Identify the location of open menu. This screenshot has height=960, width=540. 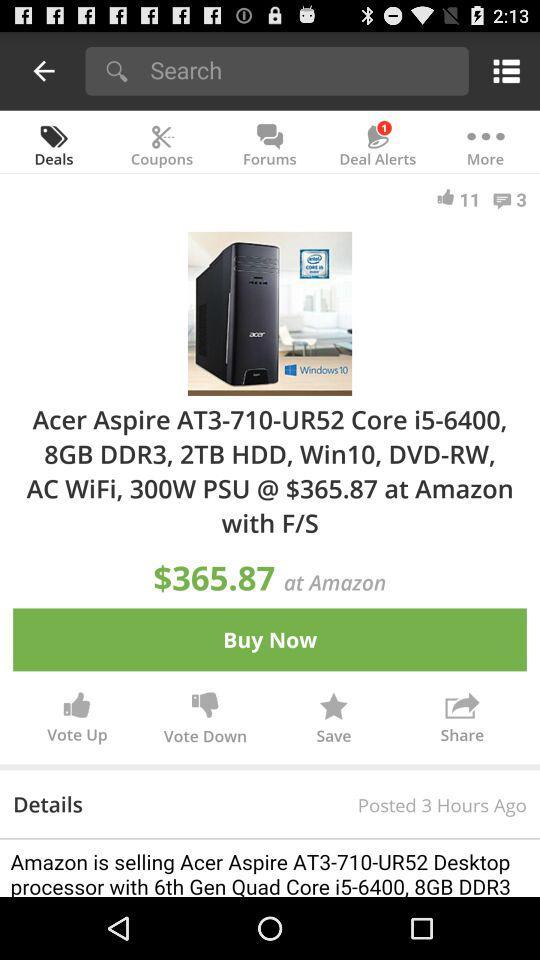
(502, 70).